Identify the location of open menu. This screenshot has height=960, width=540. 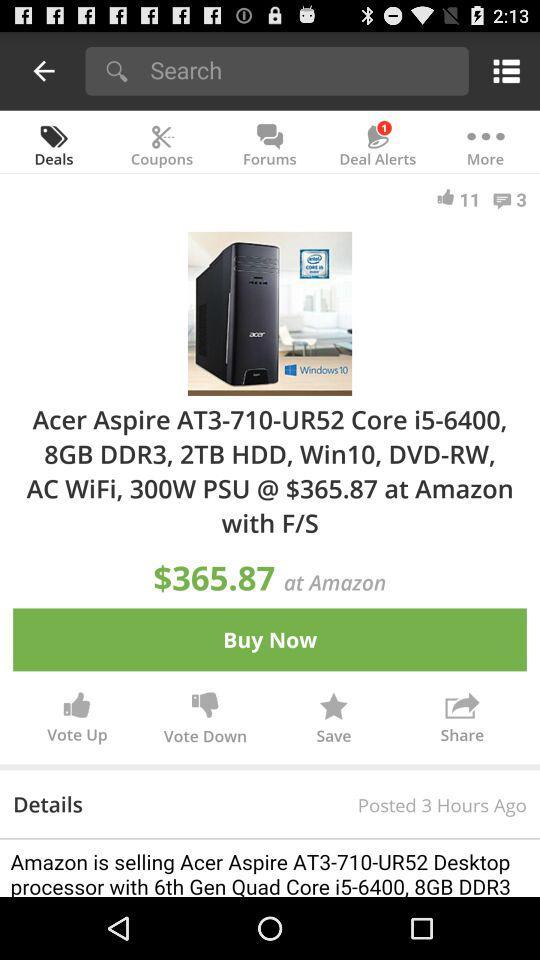
(502, 70).